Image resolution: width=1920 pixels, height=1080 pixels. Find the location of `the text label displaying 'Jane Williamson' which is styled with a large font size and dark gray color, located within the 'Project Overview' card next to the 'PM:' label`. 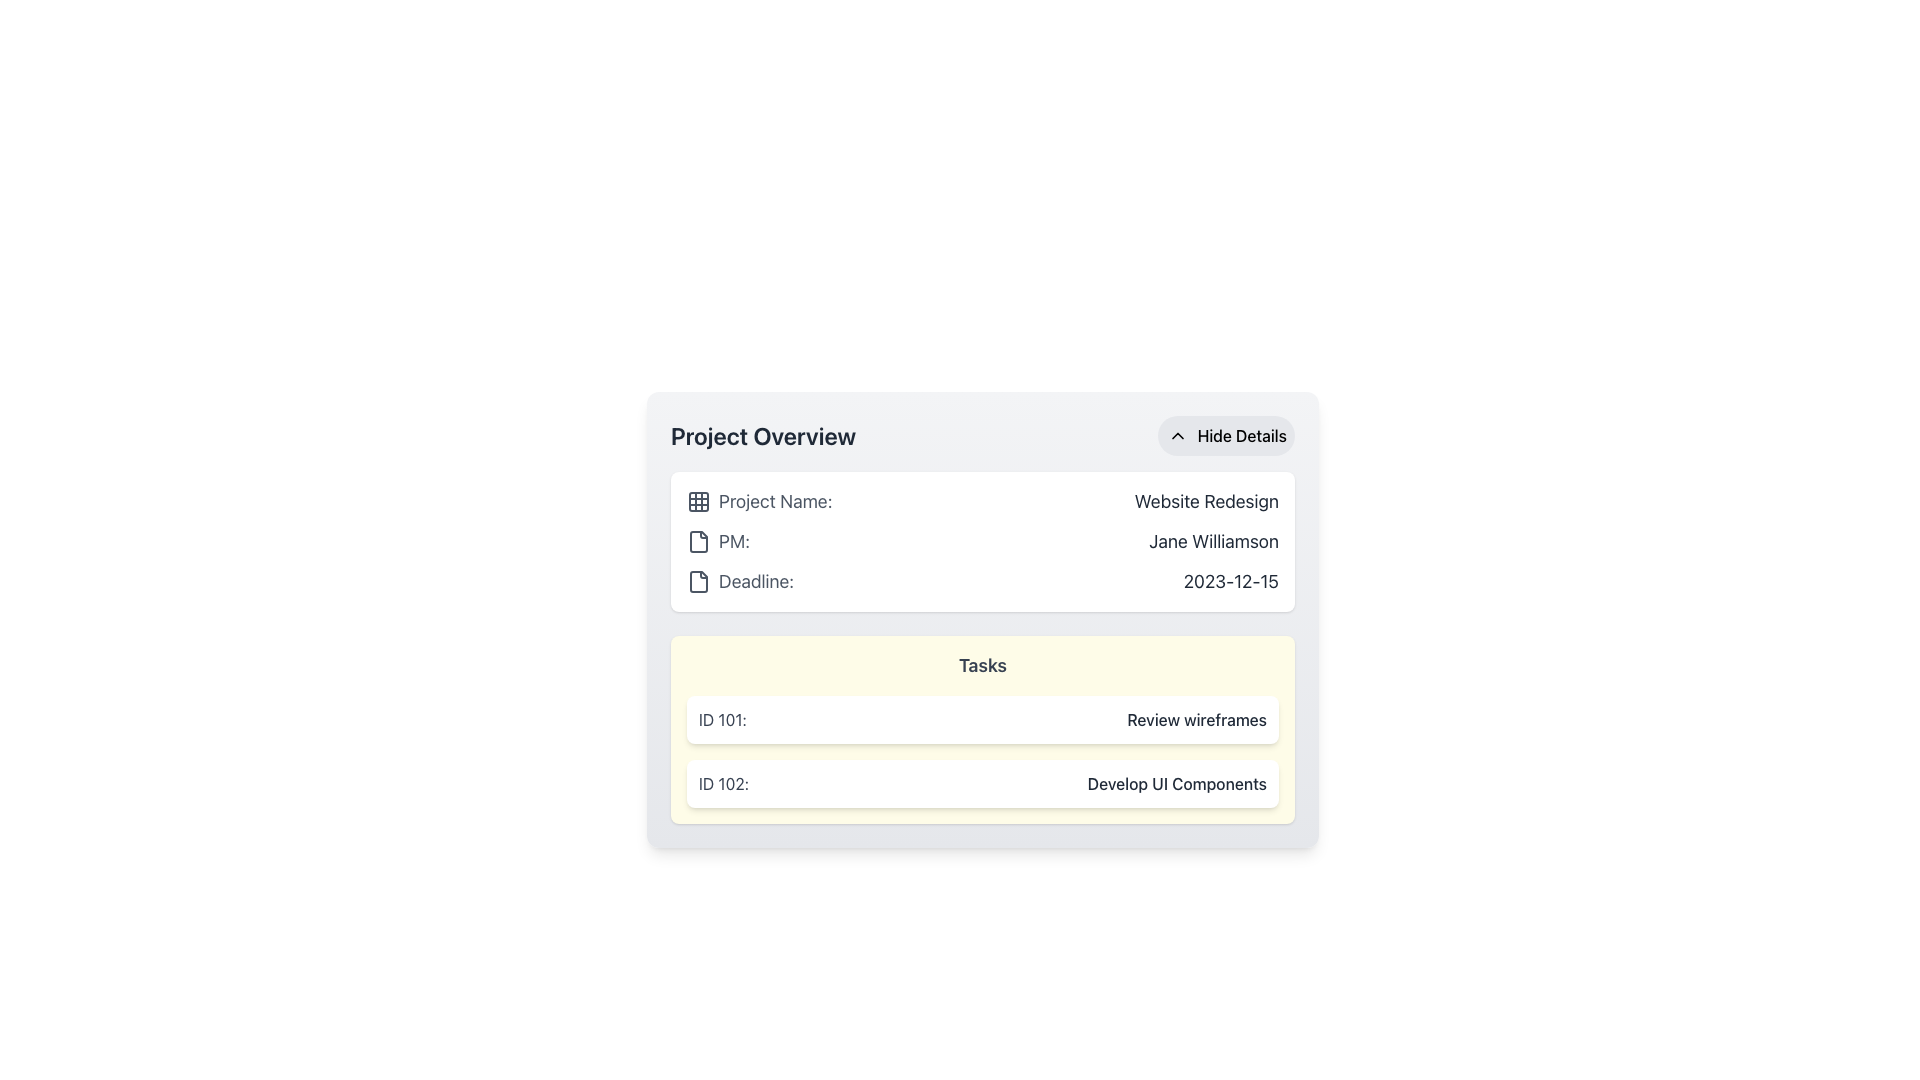

the text label displaying 'Jane Williamson' which is styled with a large font size and dark gray color, located within the 'Project Overview' card next to the 'PM:' label is located at coordinates (1213, 542).